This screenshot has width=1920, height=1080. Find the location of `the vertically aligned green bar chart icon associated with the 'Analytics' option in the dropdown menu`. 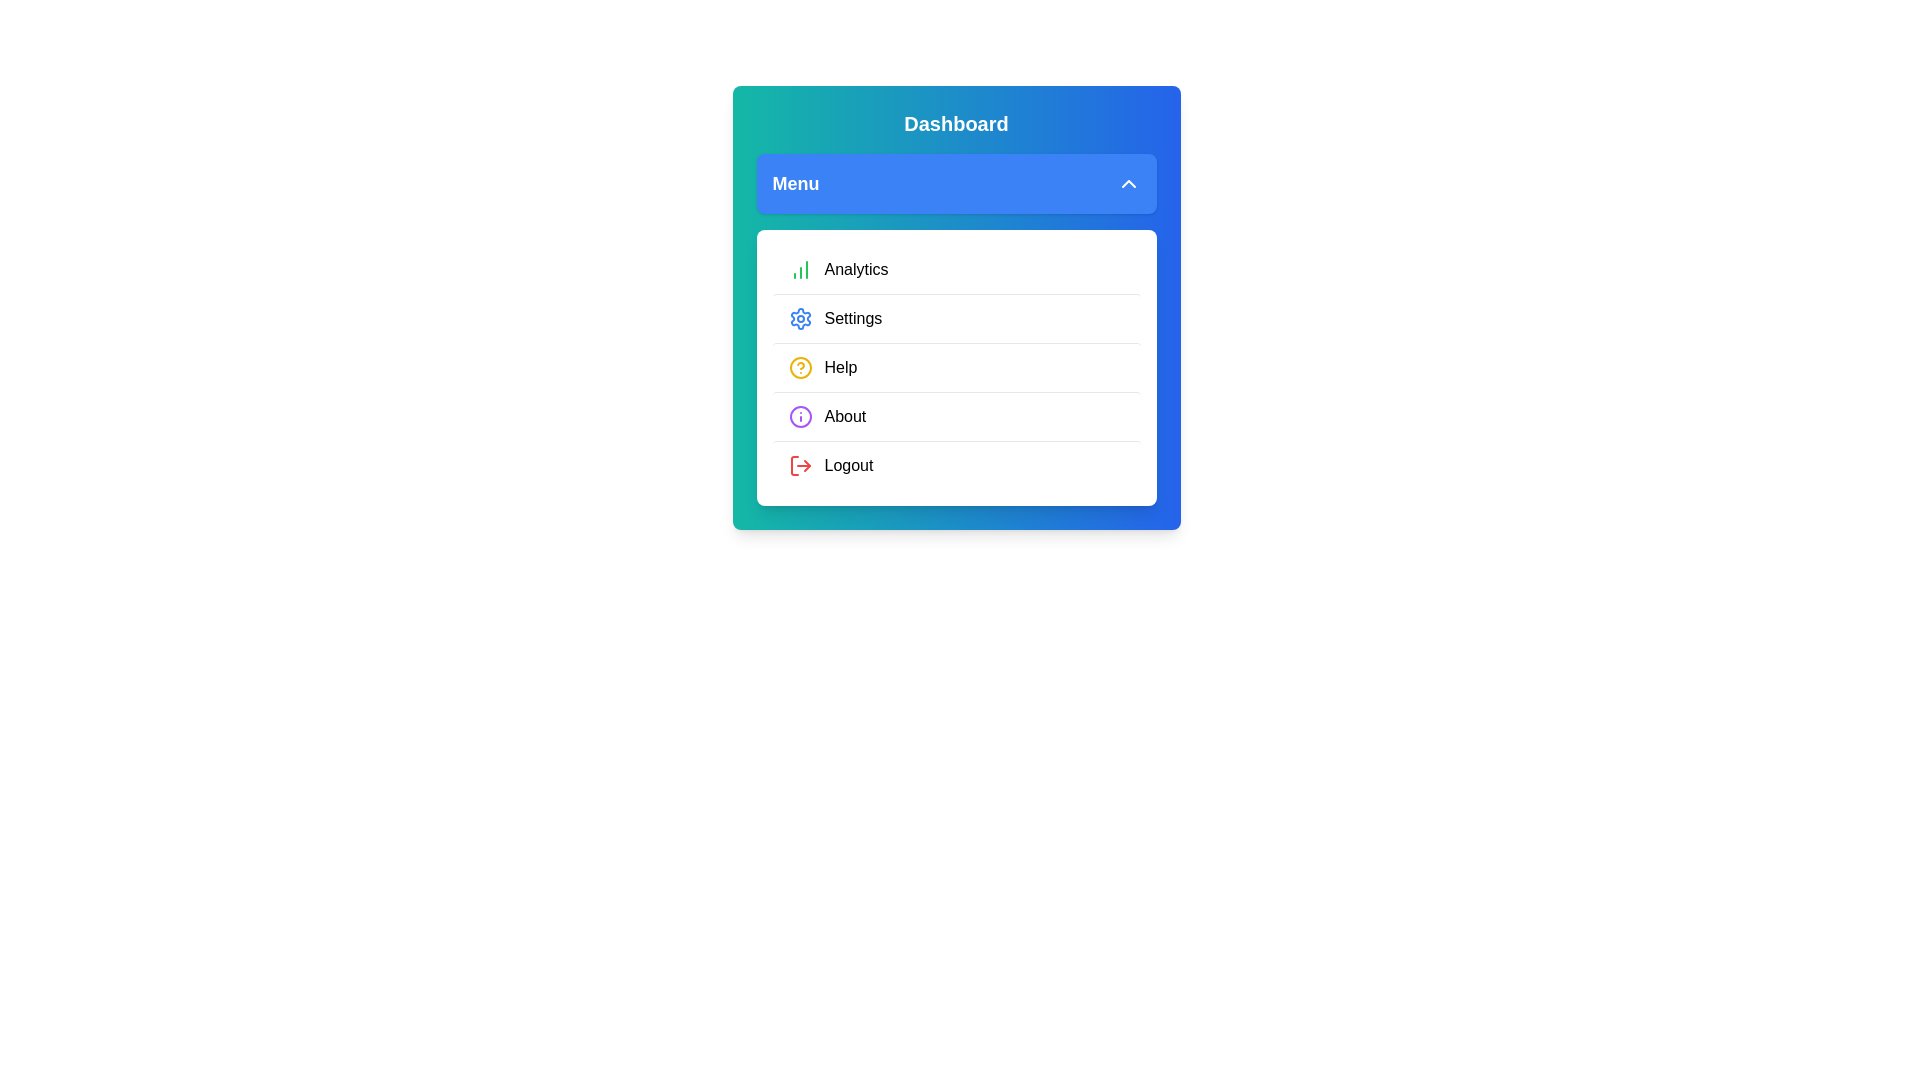

the vertically aligned green bar chart icon associated with the 'Analytics' option in the dropdown menu is located at coordinates (800, 270).